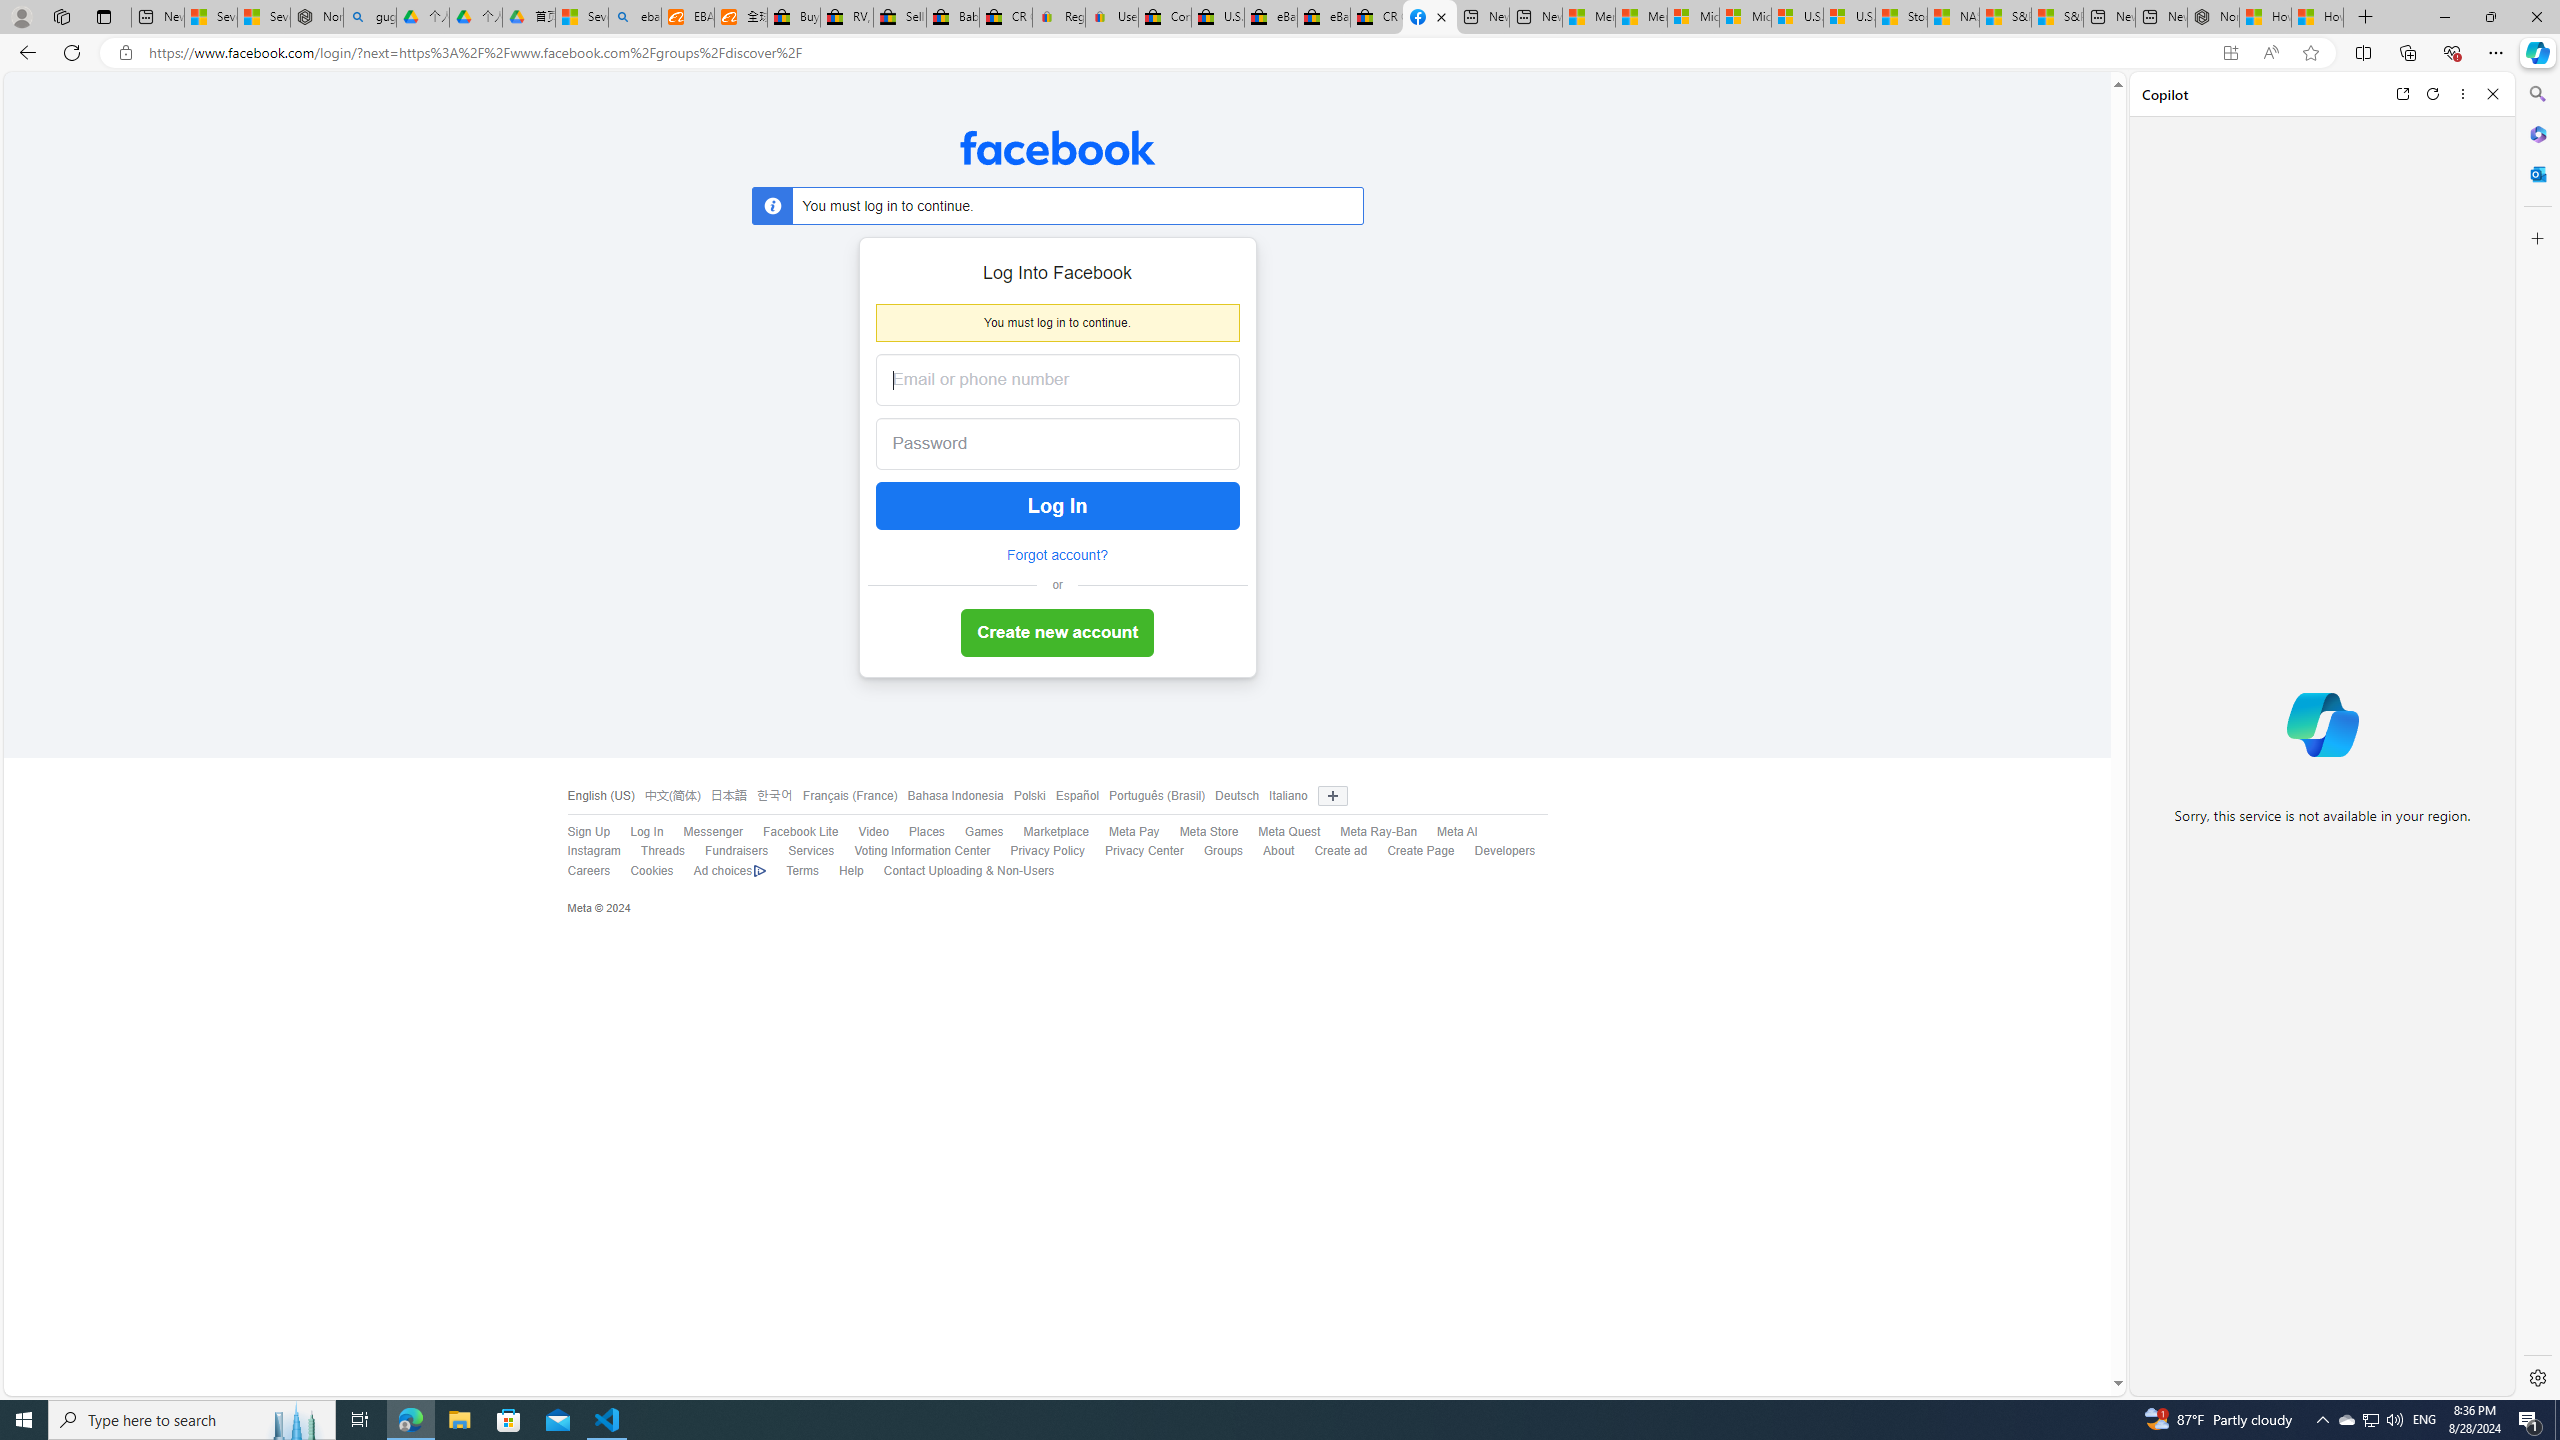  Describe the element at coordinates (916, 832) in the screenshot. I see `'Places'` at that location.